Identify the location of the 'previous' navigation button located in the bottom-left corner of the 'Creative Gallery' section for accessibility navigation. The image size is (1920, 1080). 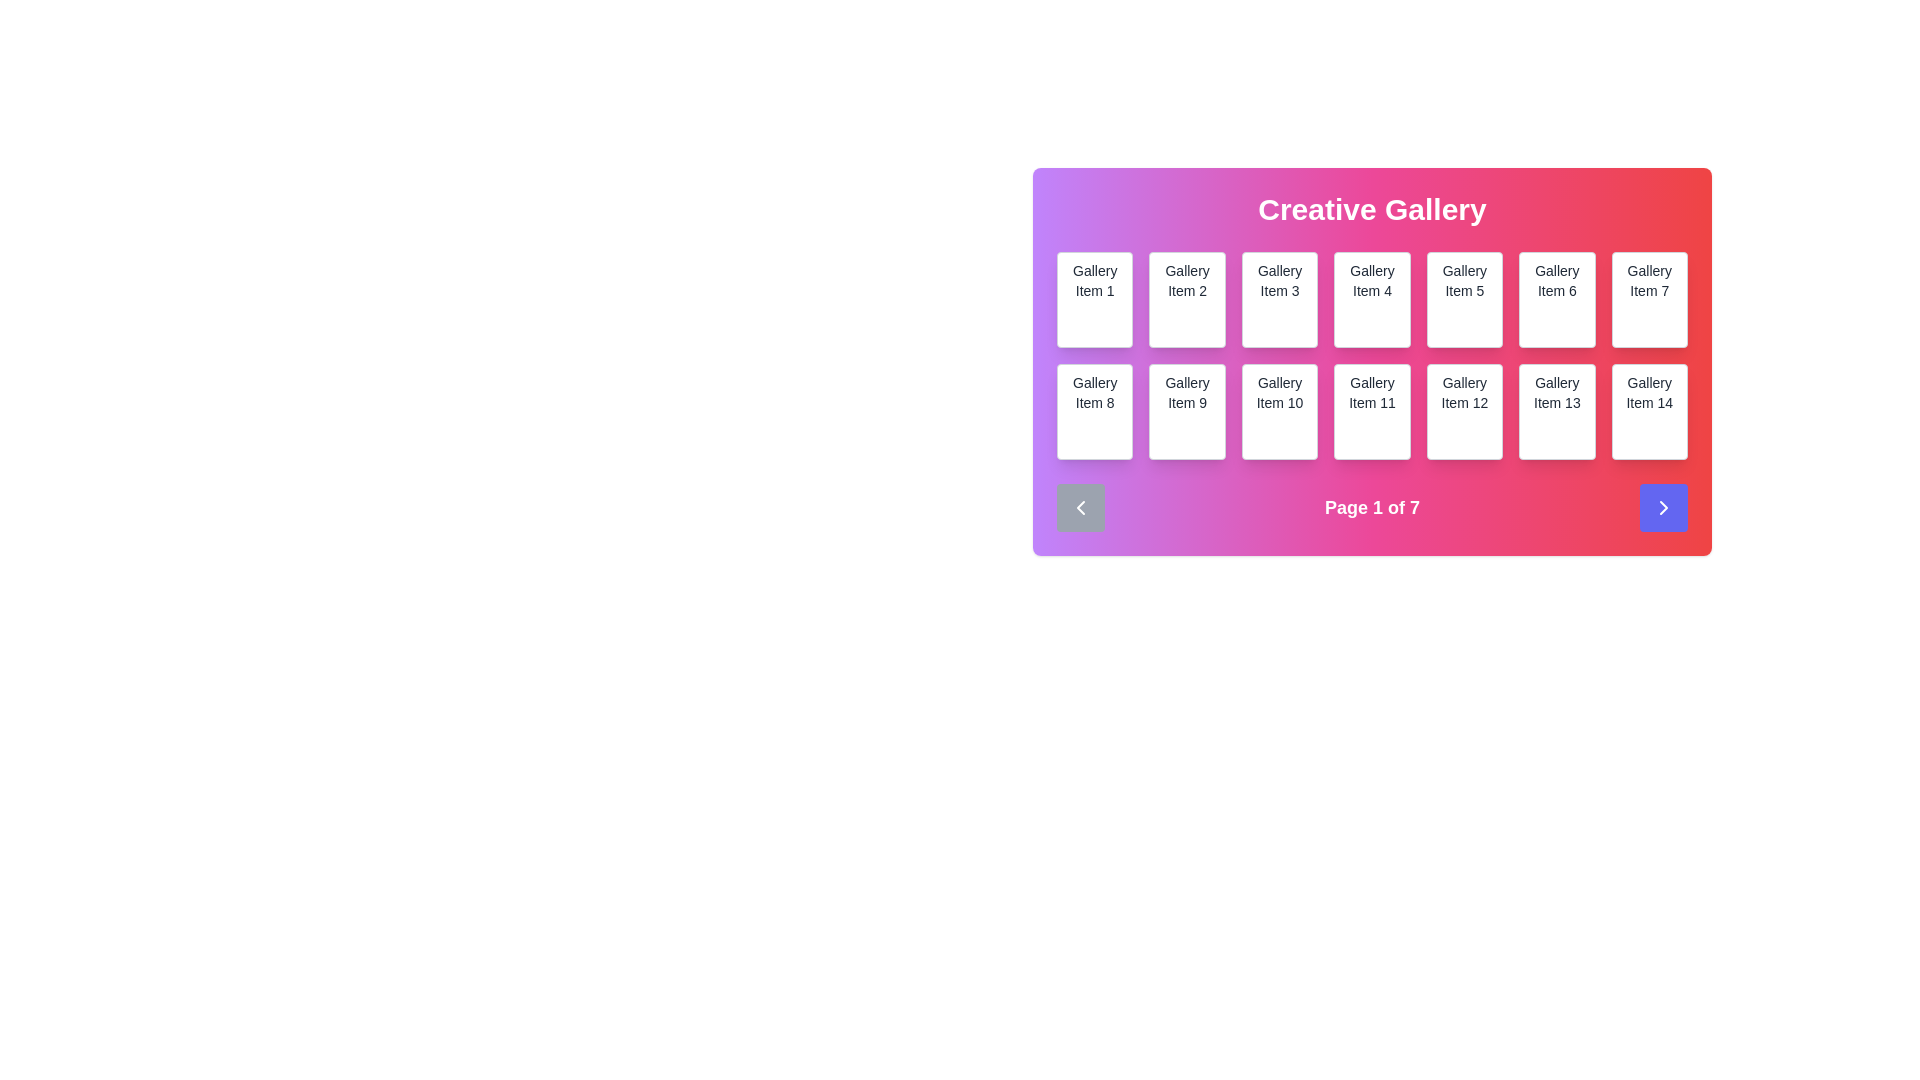
(1079, 507).